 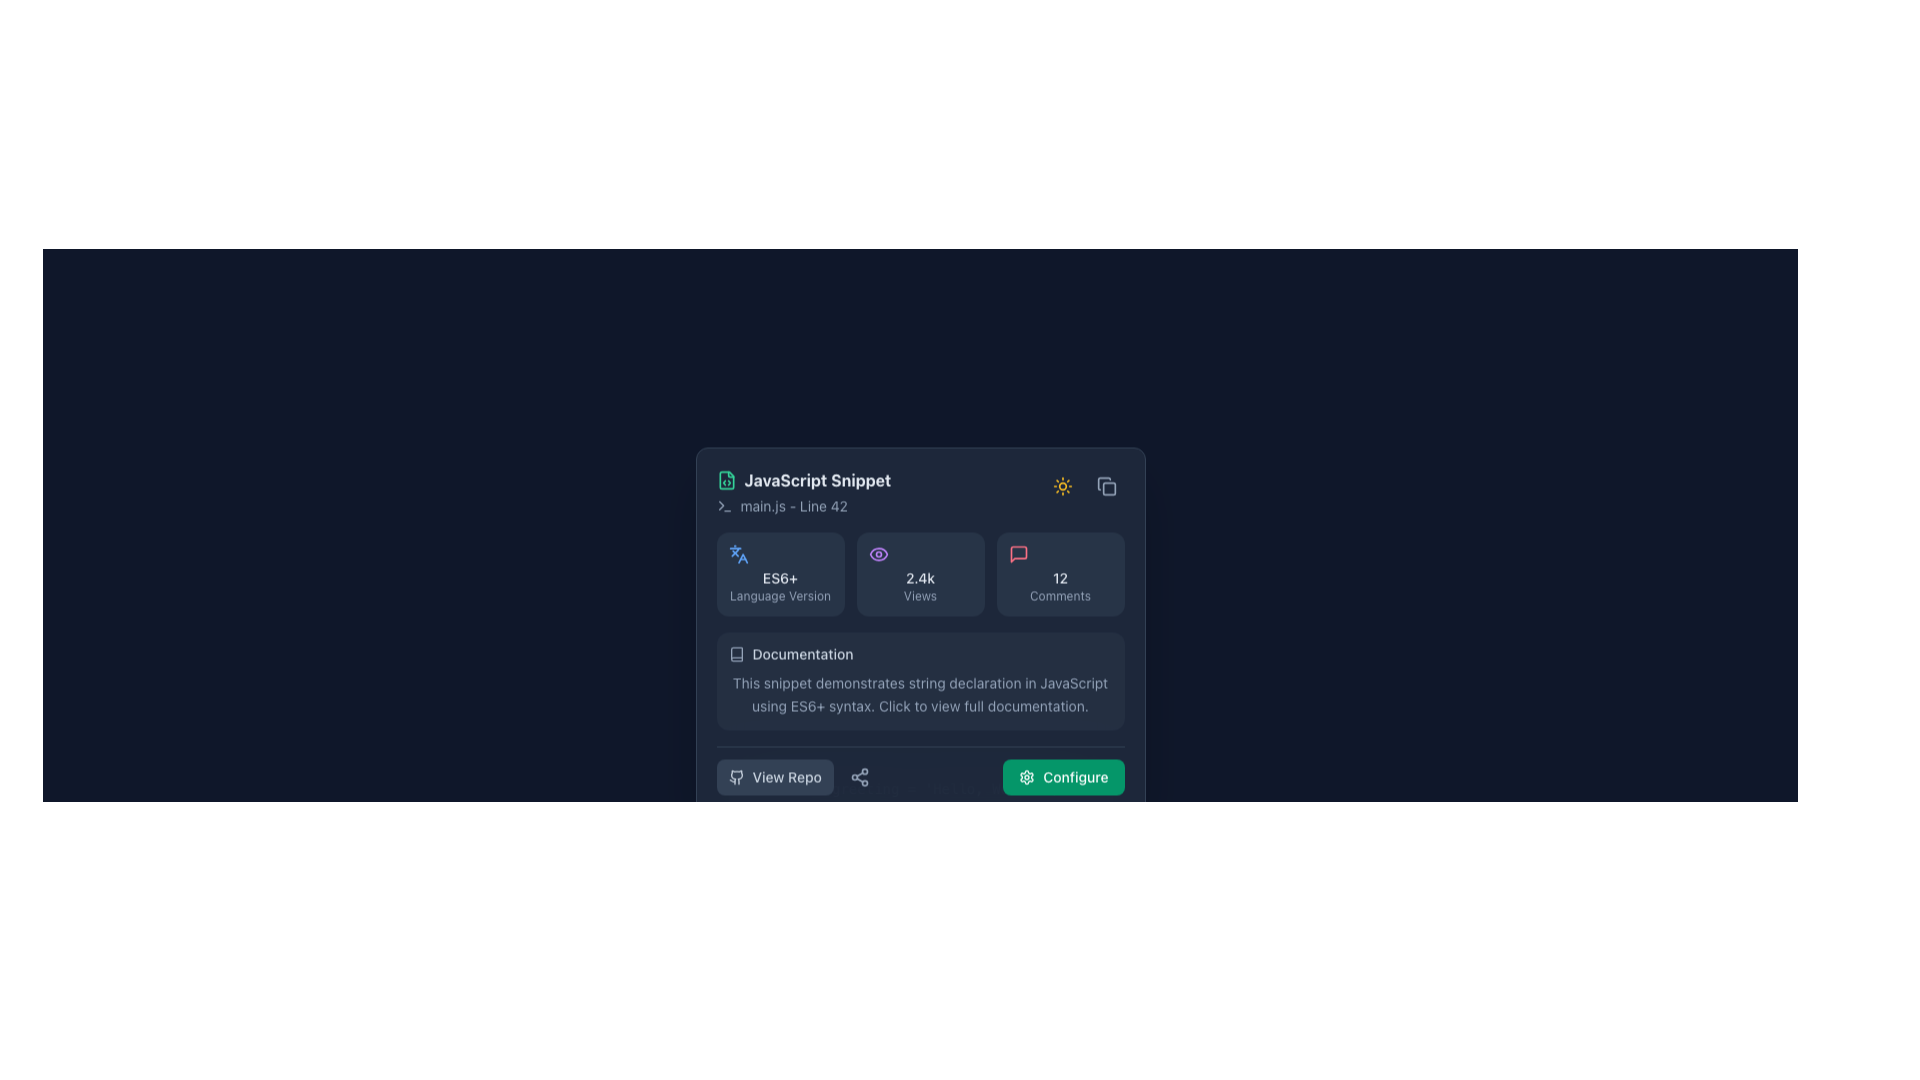 I want to click on text label displaying '12' comments associated with the card content, located in the upper-right section of the card interface, so click(x=1059, y=578).